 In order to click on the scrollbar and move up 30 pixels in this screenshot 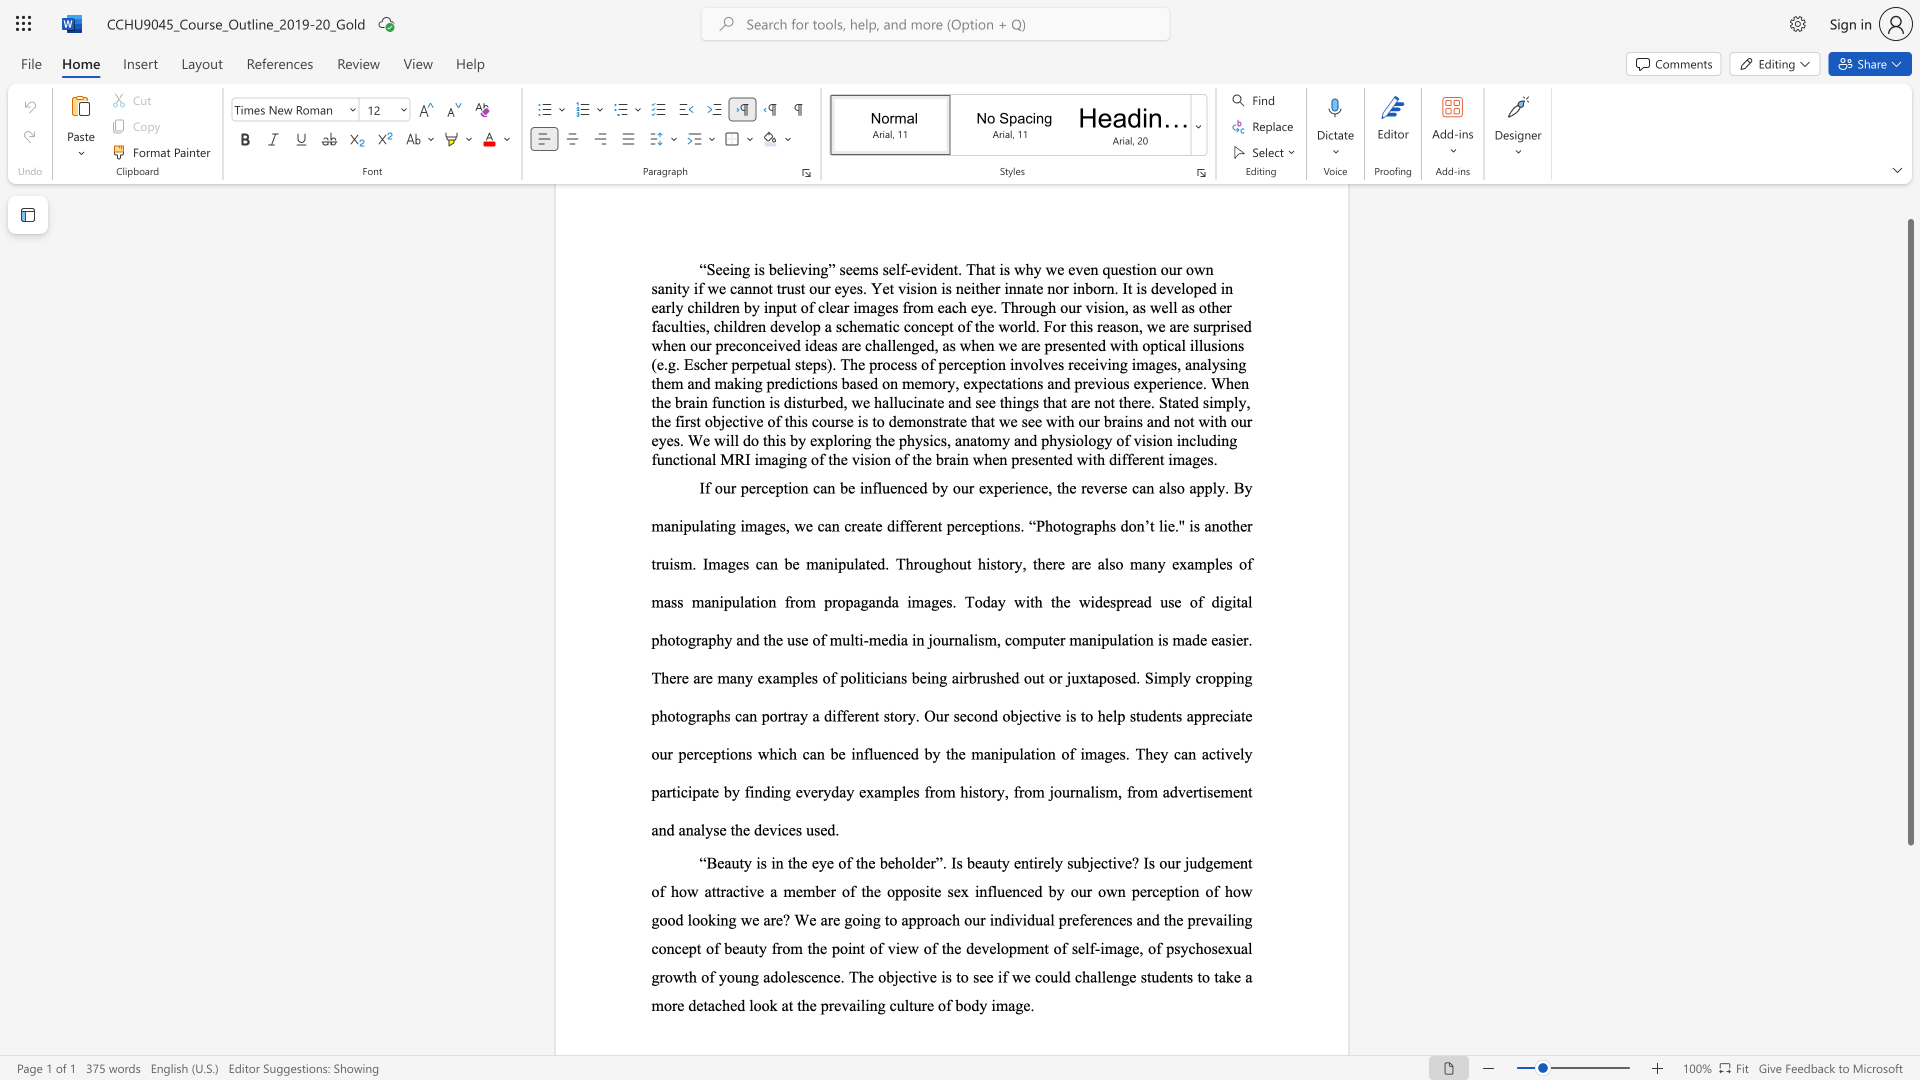, I will do `click(1909, 531)`.